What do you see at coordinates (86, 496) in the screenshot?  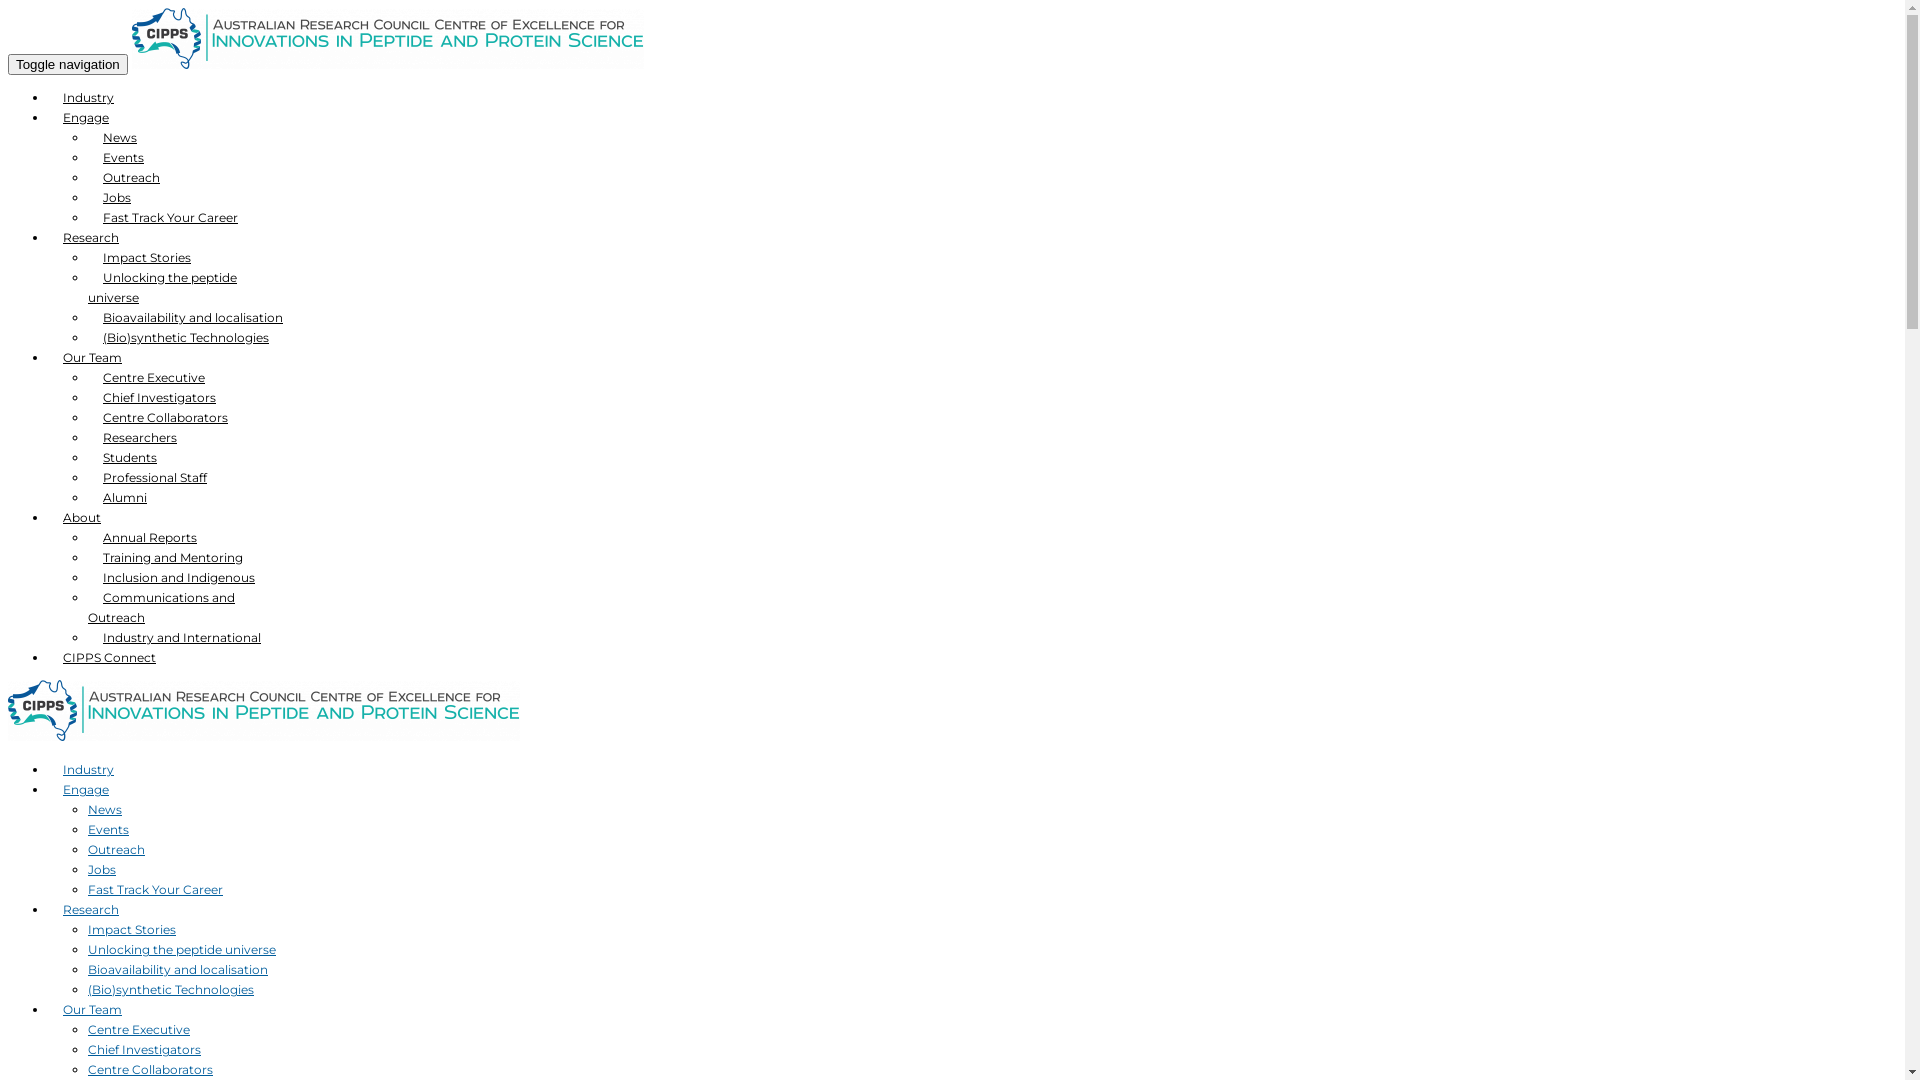 I see `'Alumni'` at bounding box center [86, 496].